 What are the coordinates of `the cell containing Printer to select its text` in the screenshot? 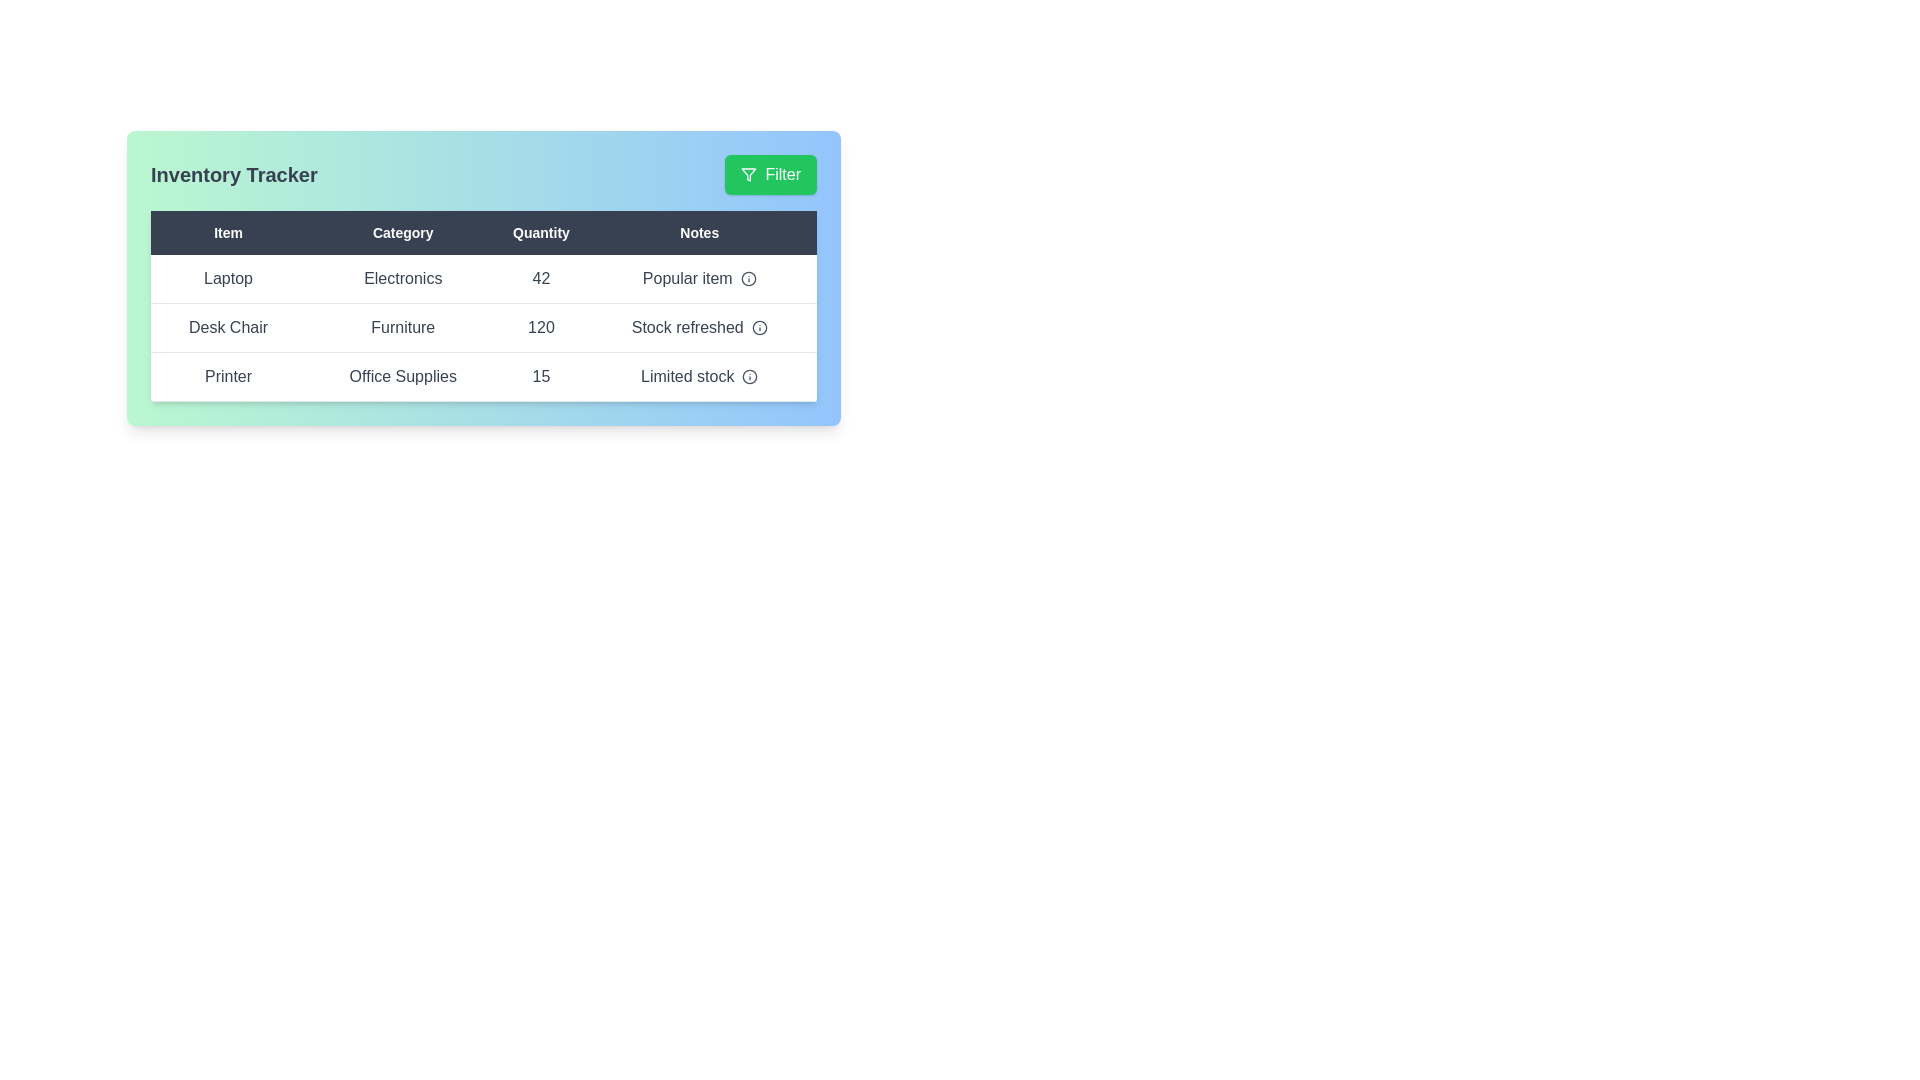 It's located at (228, 377).